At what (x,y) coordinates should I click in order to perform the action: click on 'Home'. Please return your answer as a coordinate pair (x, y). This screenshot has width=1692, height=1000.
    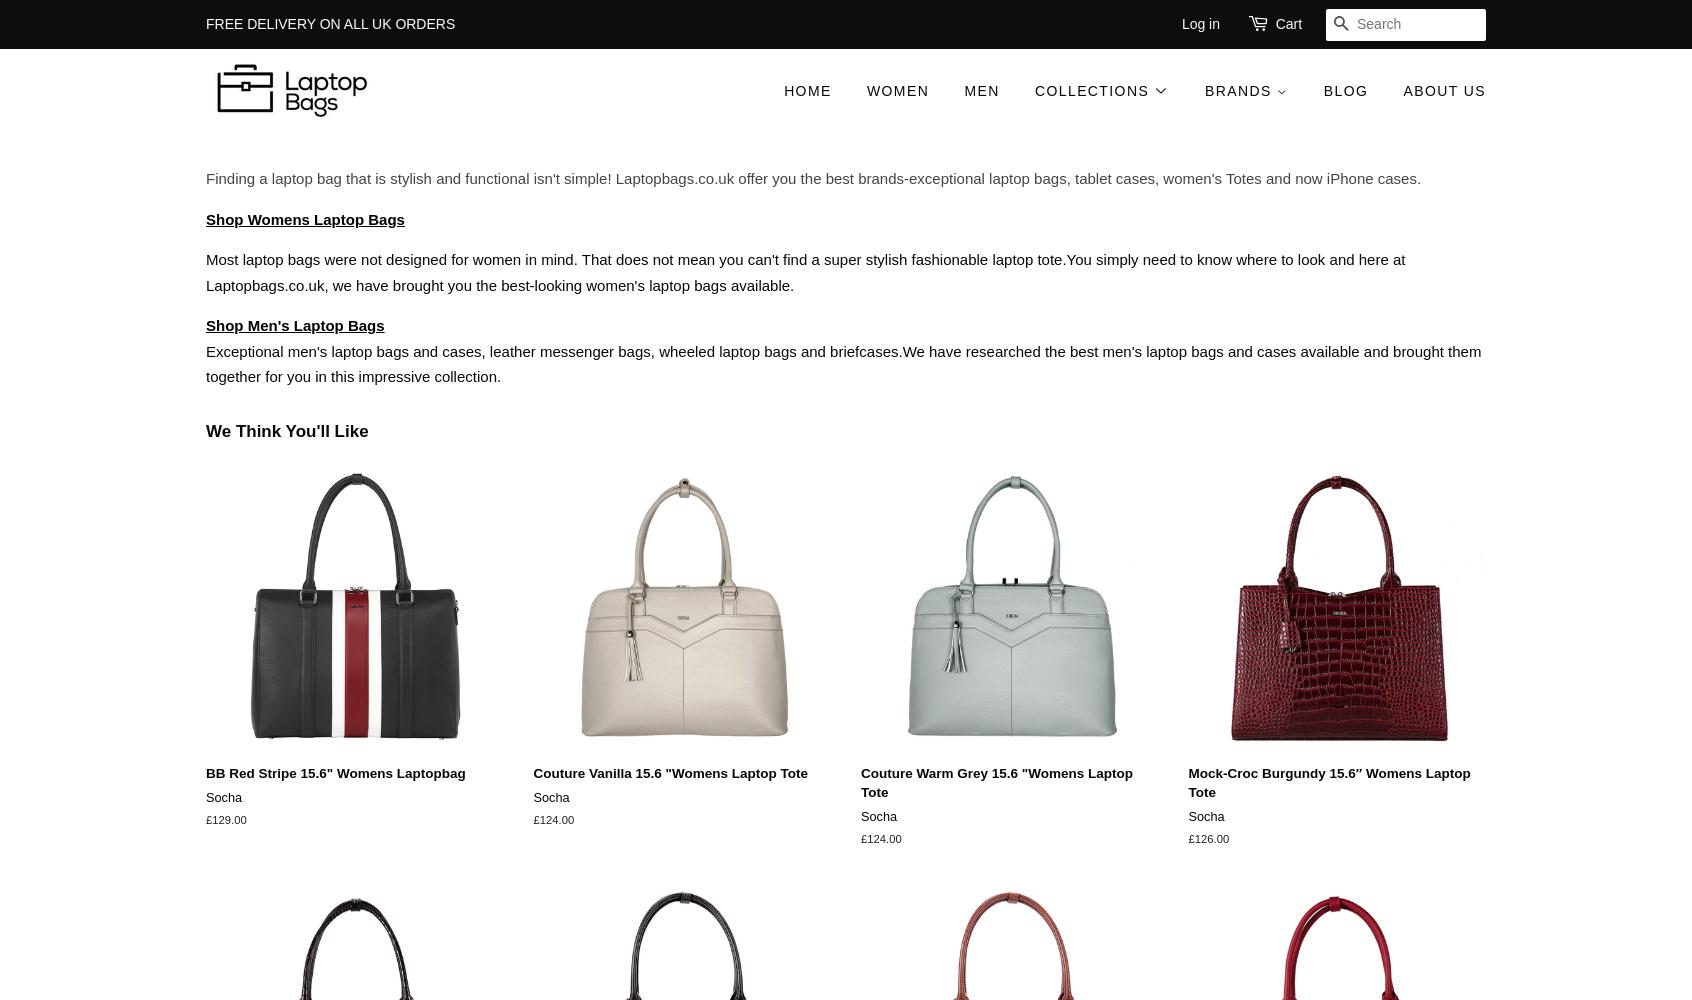
    Looking at the image, I should click on (784, 90).